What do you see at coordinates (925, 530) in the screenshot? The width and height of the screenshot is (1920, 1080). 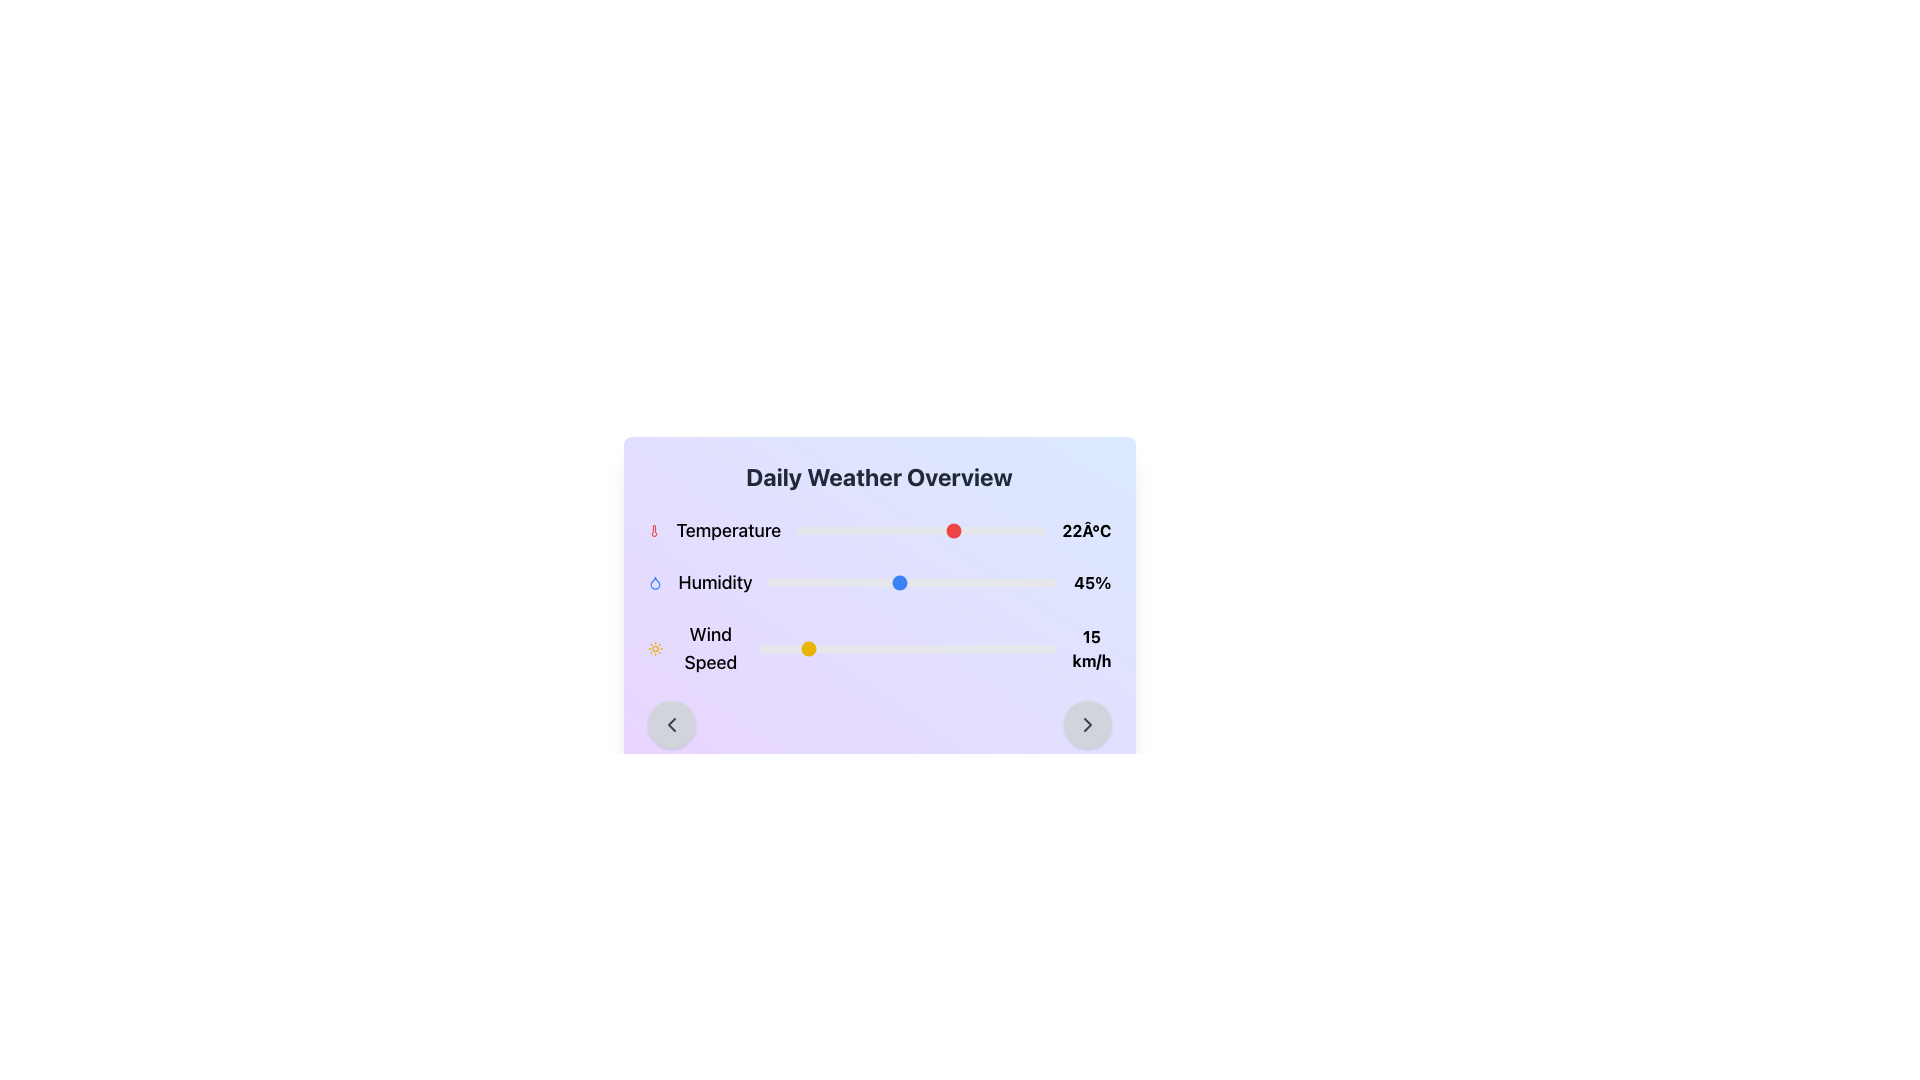 I see `the Temperature slider` at bounding box center [925, 530].